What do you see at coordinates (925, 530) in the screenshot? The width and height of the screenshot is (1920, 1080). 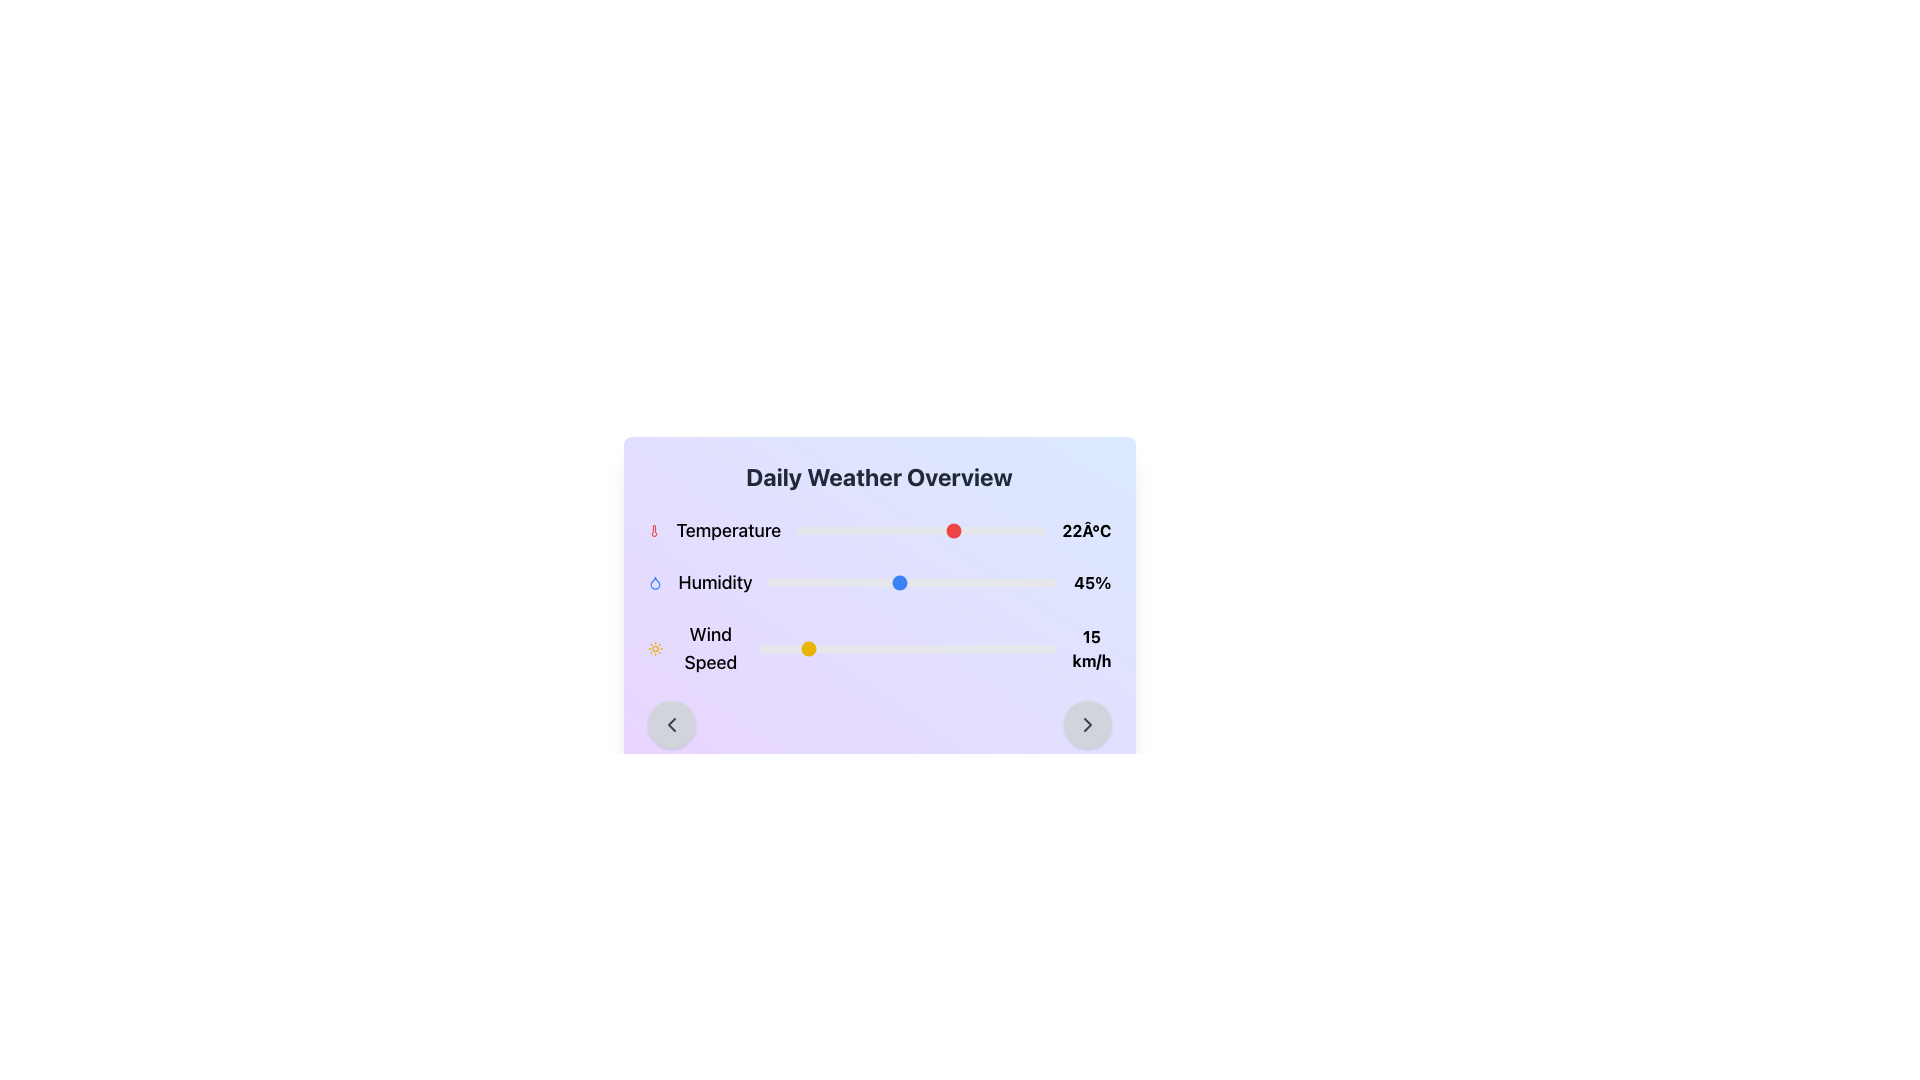 I see `the Temperature slider` at bounding box center [925, 530].